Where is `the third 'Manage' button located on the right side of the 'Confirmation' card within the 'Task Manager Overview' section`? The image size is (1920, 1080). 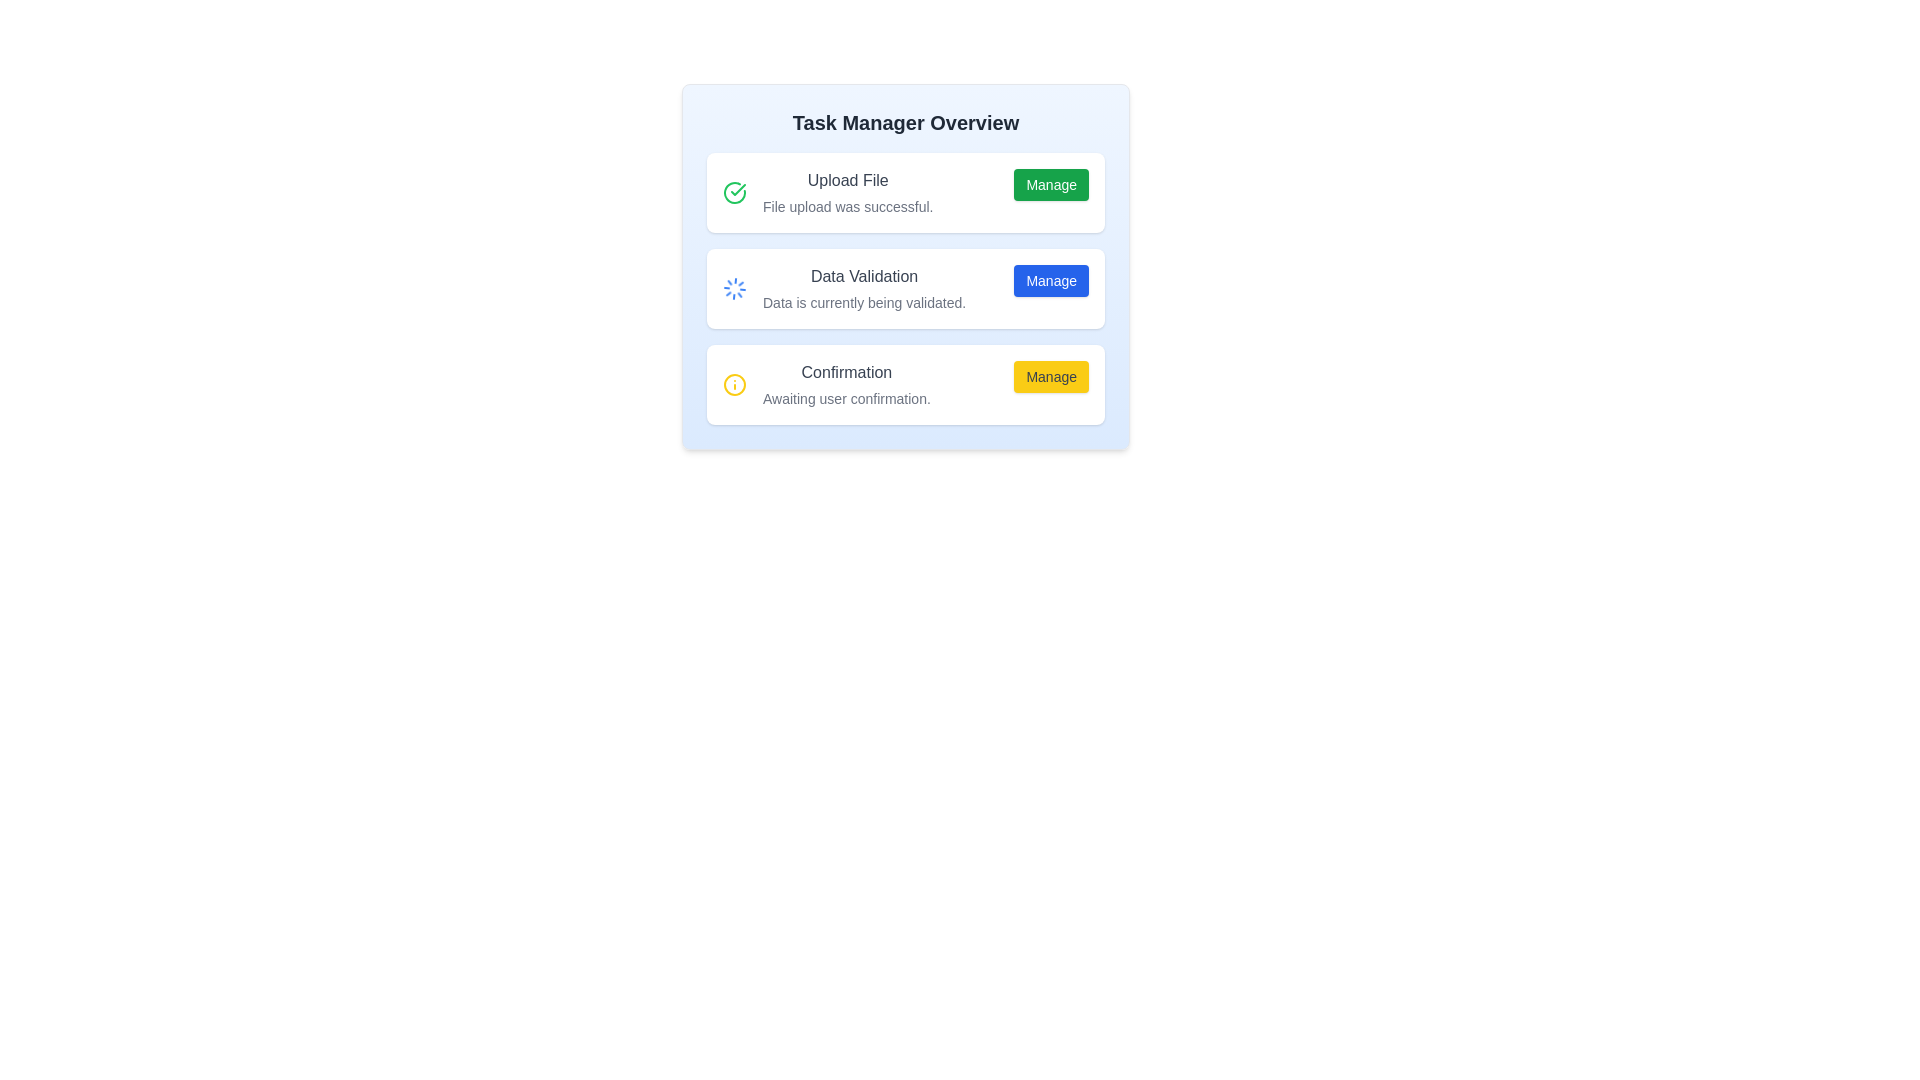 the third 'Manage' button located on the right side of the 'Confirmation' card within the 'Task Manager Overview' section is located at coordinates (1050, 377).